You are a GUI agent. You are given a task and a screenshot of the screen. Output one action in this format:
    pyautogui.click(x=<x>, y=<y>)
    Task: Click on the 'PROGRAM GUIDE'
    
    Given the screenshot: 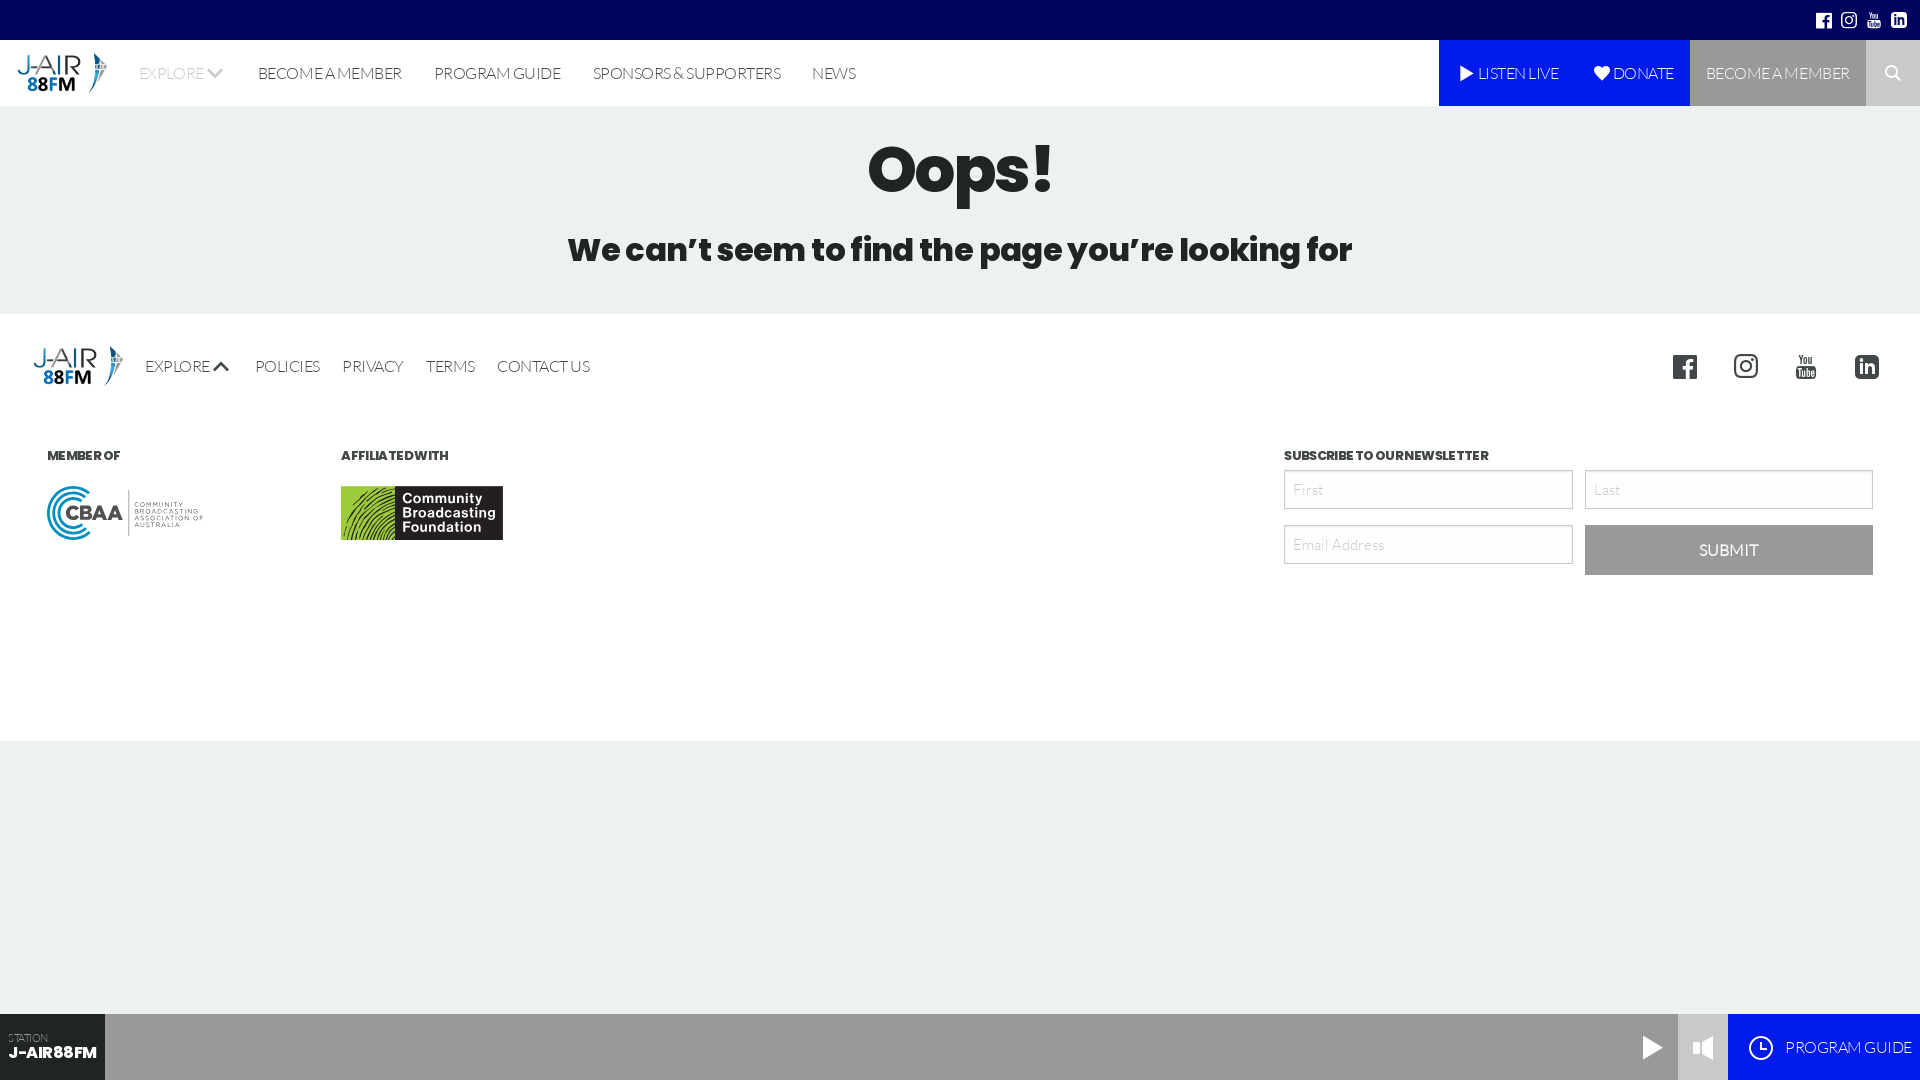 What is the action you would take?
    pyautogui.click(x=497, y=72)
    